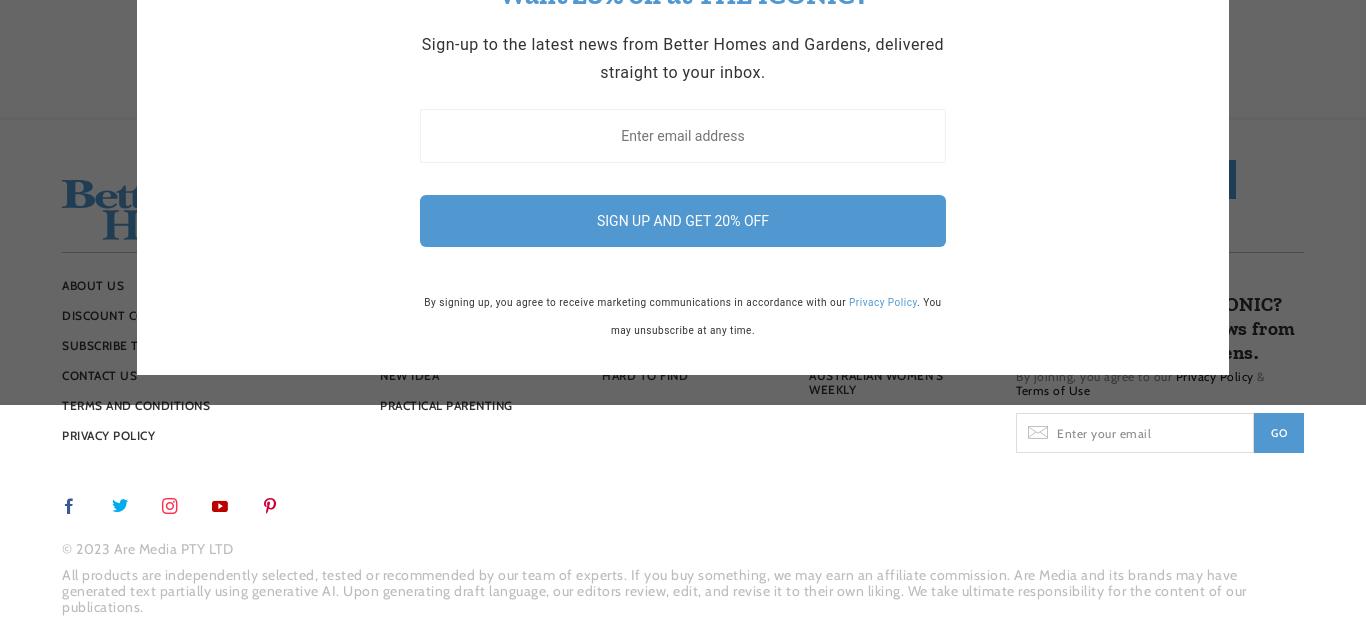 This screenshot has width=1366, height=625. I want to click on 'New Idea', so click(408, 374).